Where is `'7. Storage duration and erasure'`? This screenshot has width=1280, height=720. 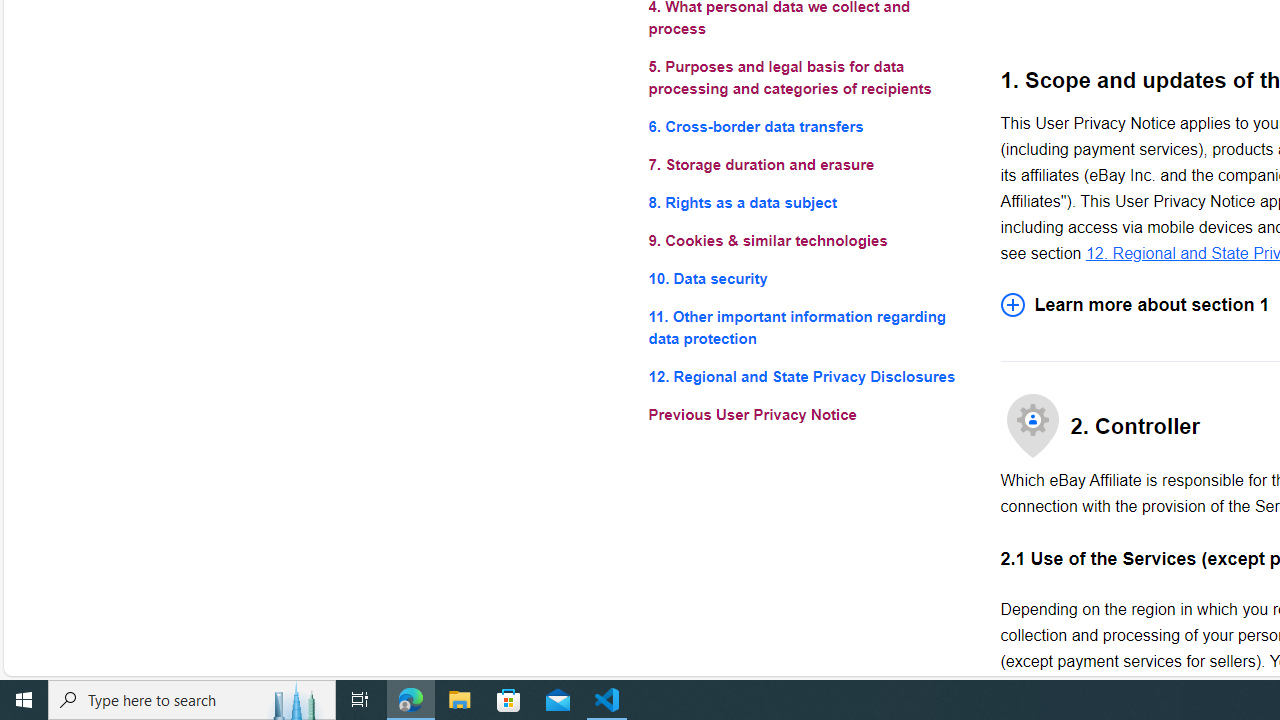
'7. Storage duration and erasure' is located at coordinates (808, 163).